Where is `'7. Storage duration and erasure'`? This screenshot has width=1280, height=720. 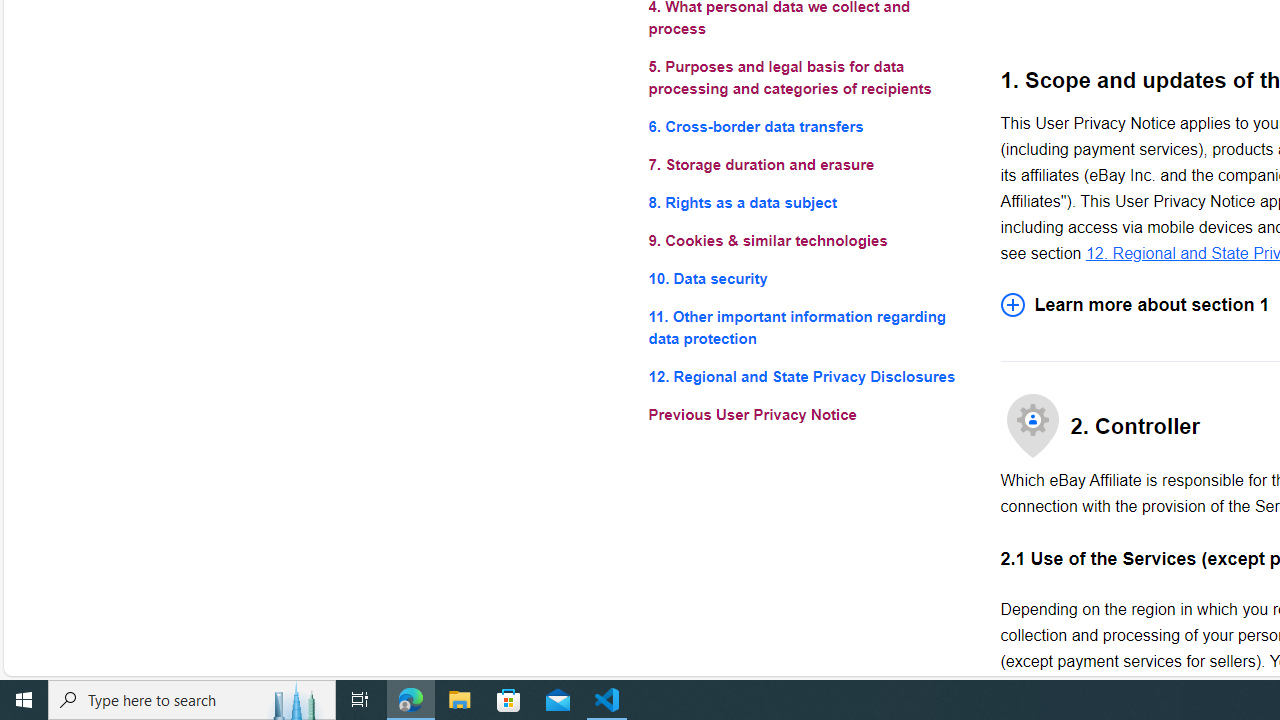
'7. Storage duration and erasure' is located at coordinates (808, 163).